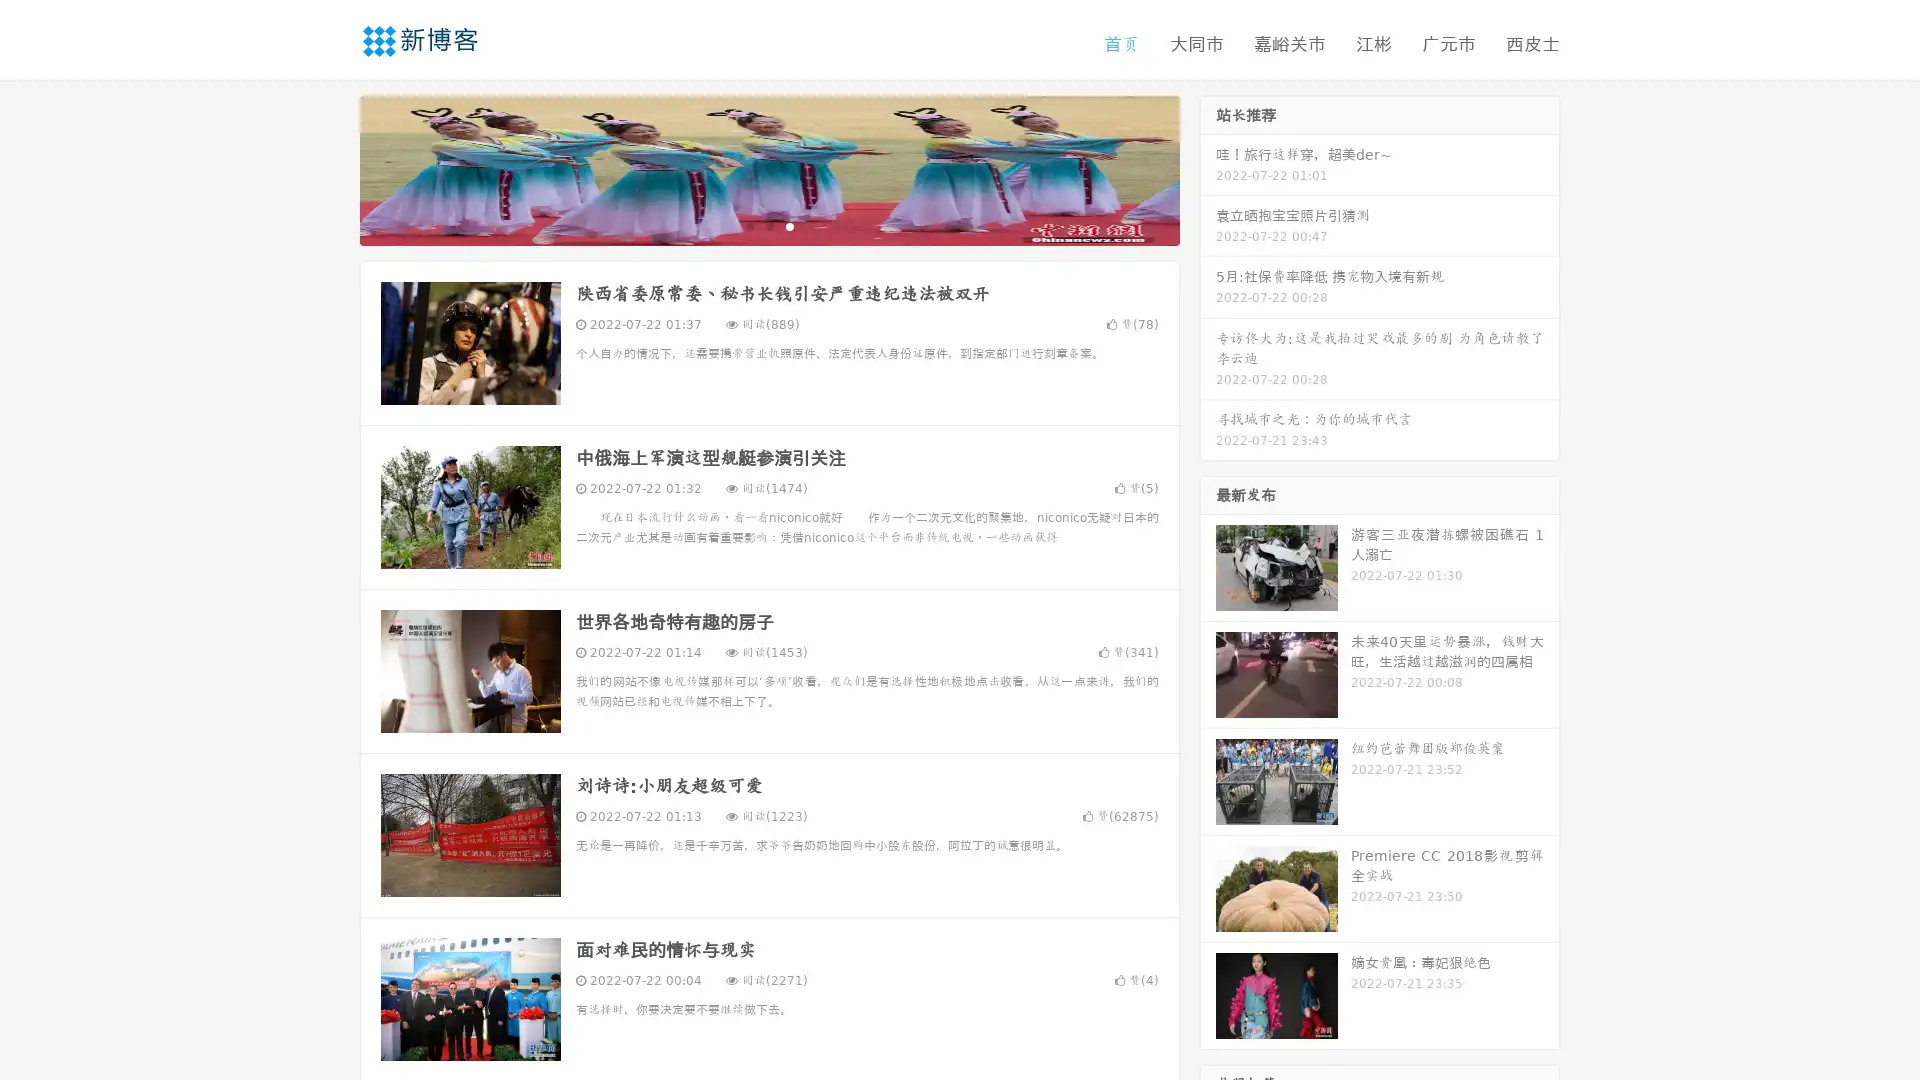 Image resolution: width=1920 pixels, height=1080 pixels. What do you see at coordinates (768, 225) in the screenshot?
I see `Go to slide 2` at bounding box center [768, 225].